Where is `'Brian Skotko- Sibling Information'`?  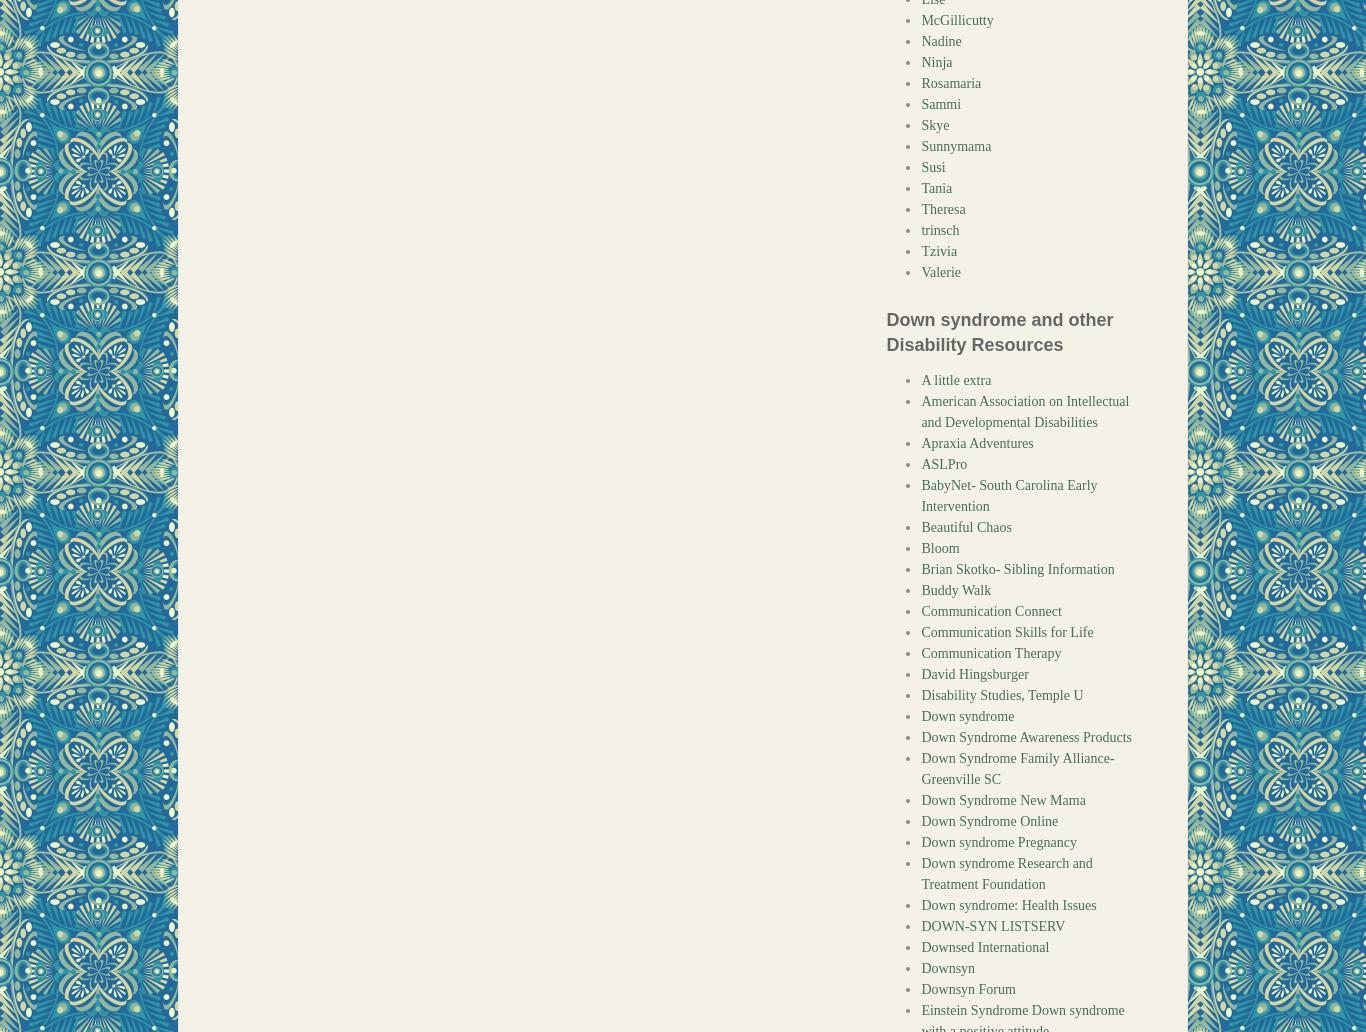
'Brian Skotko- Sibling Information' is located at coordinates (920, 569).